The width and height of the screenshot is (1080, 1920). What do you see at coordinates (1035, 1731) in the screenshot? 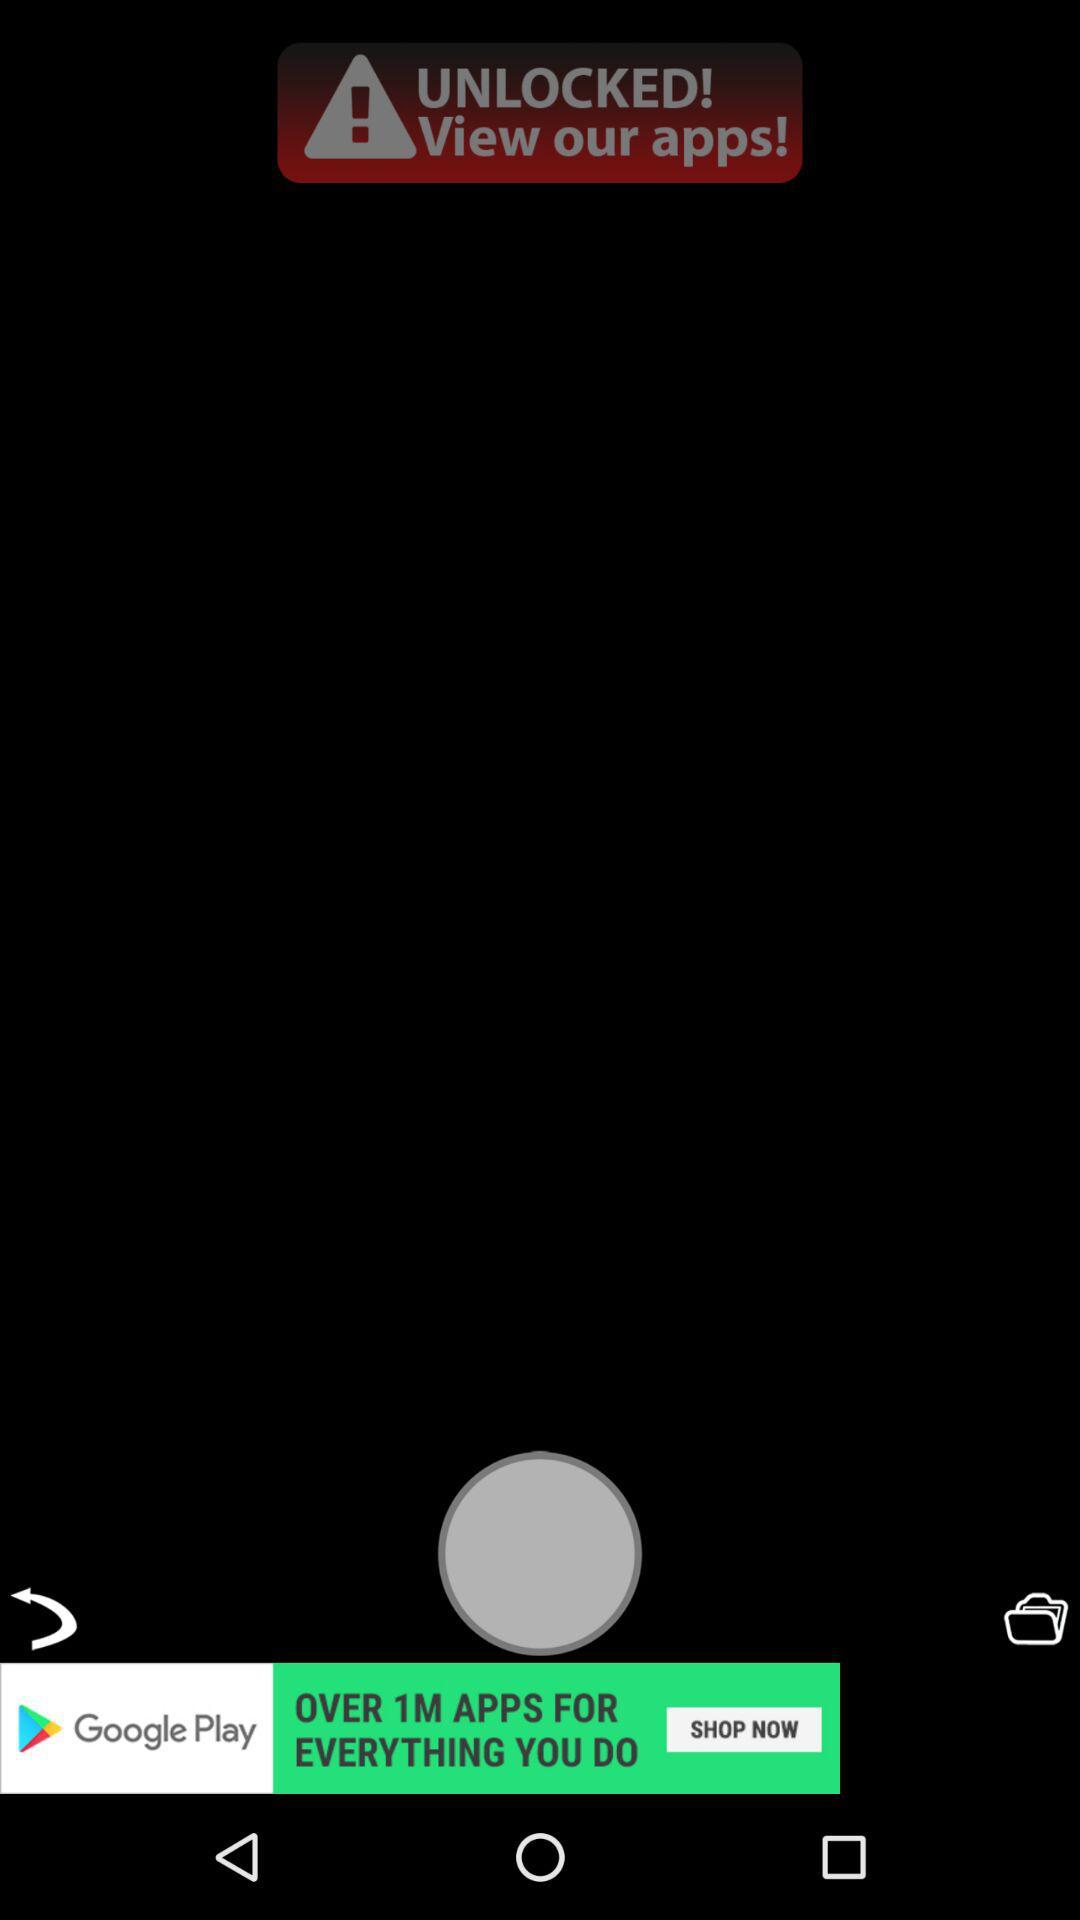
I see `the folder icon` at bounding box center [1035, 1731].